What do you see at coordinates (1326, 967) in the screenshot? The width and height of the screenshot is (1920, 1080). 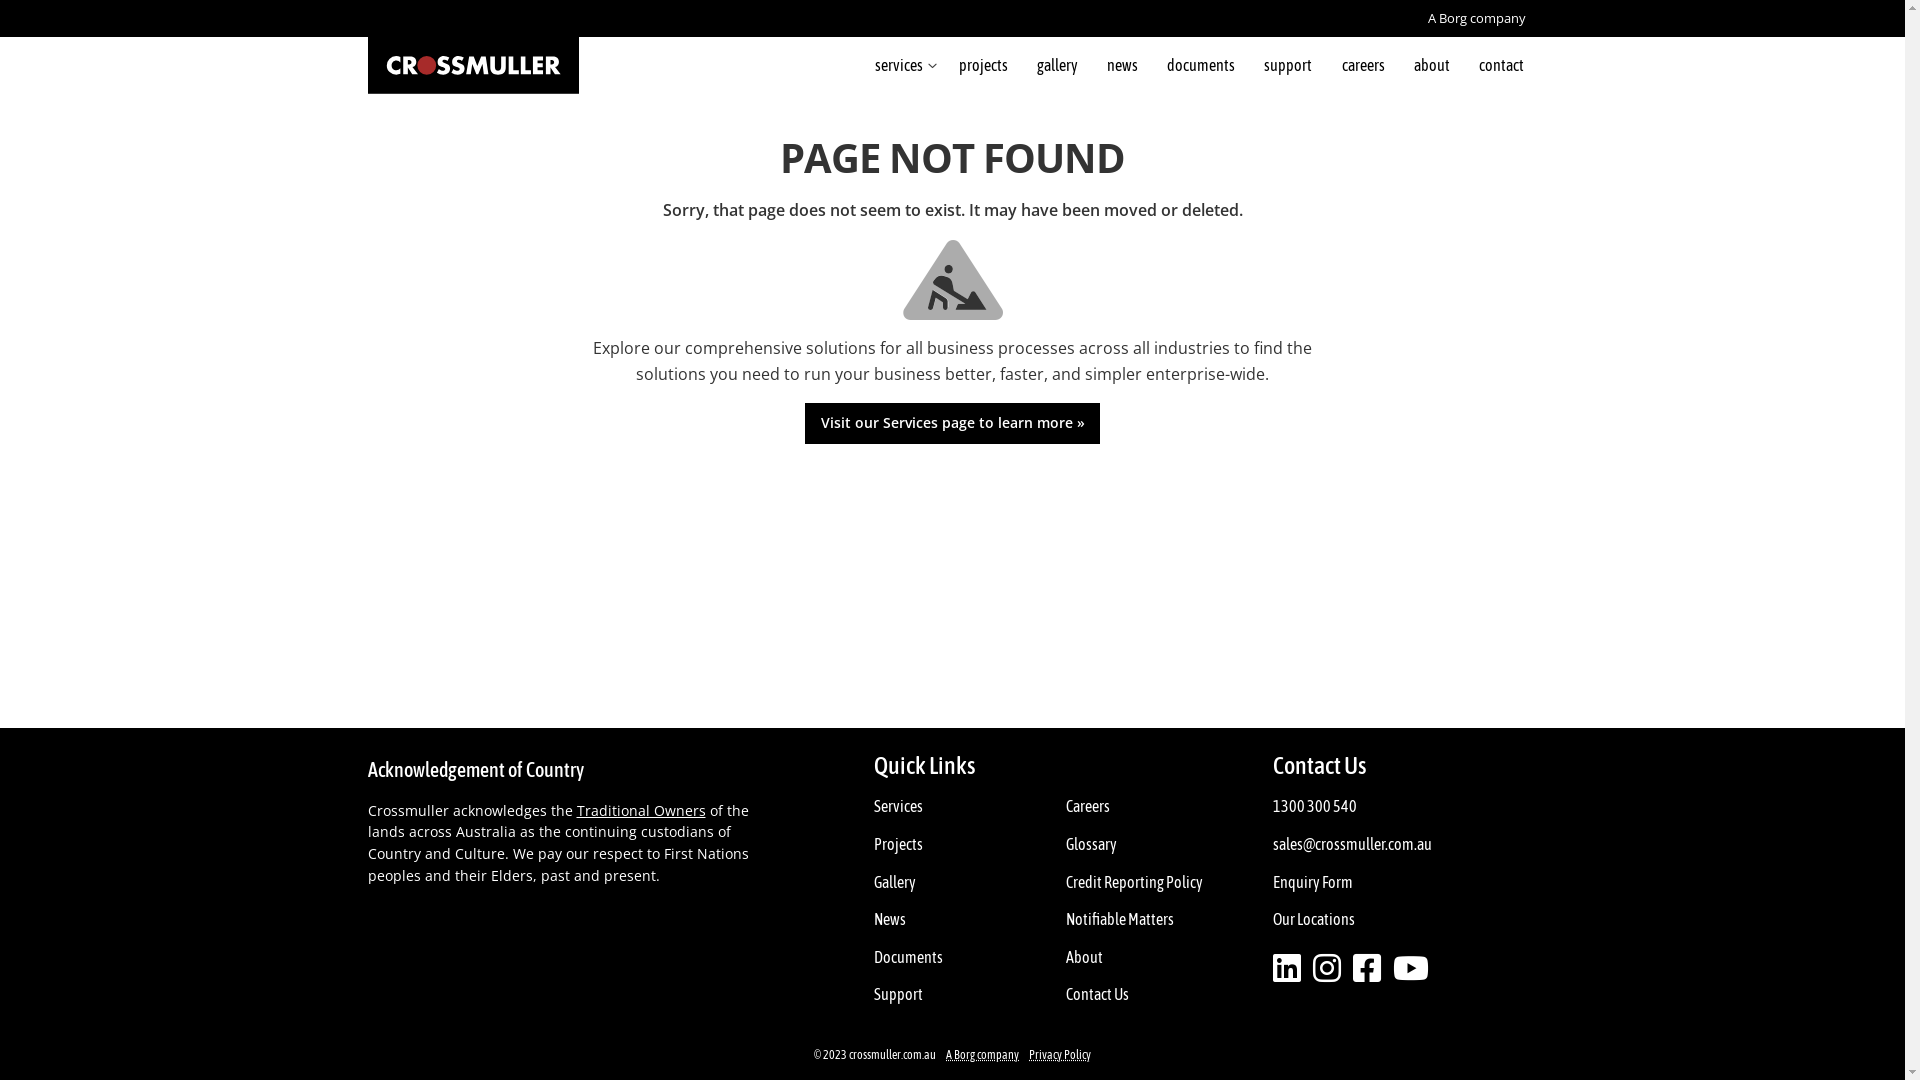 I see `'Crossmuller's Instagram Profile'` at bounding box center [1326, 967].